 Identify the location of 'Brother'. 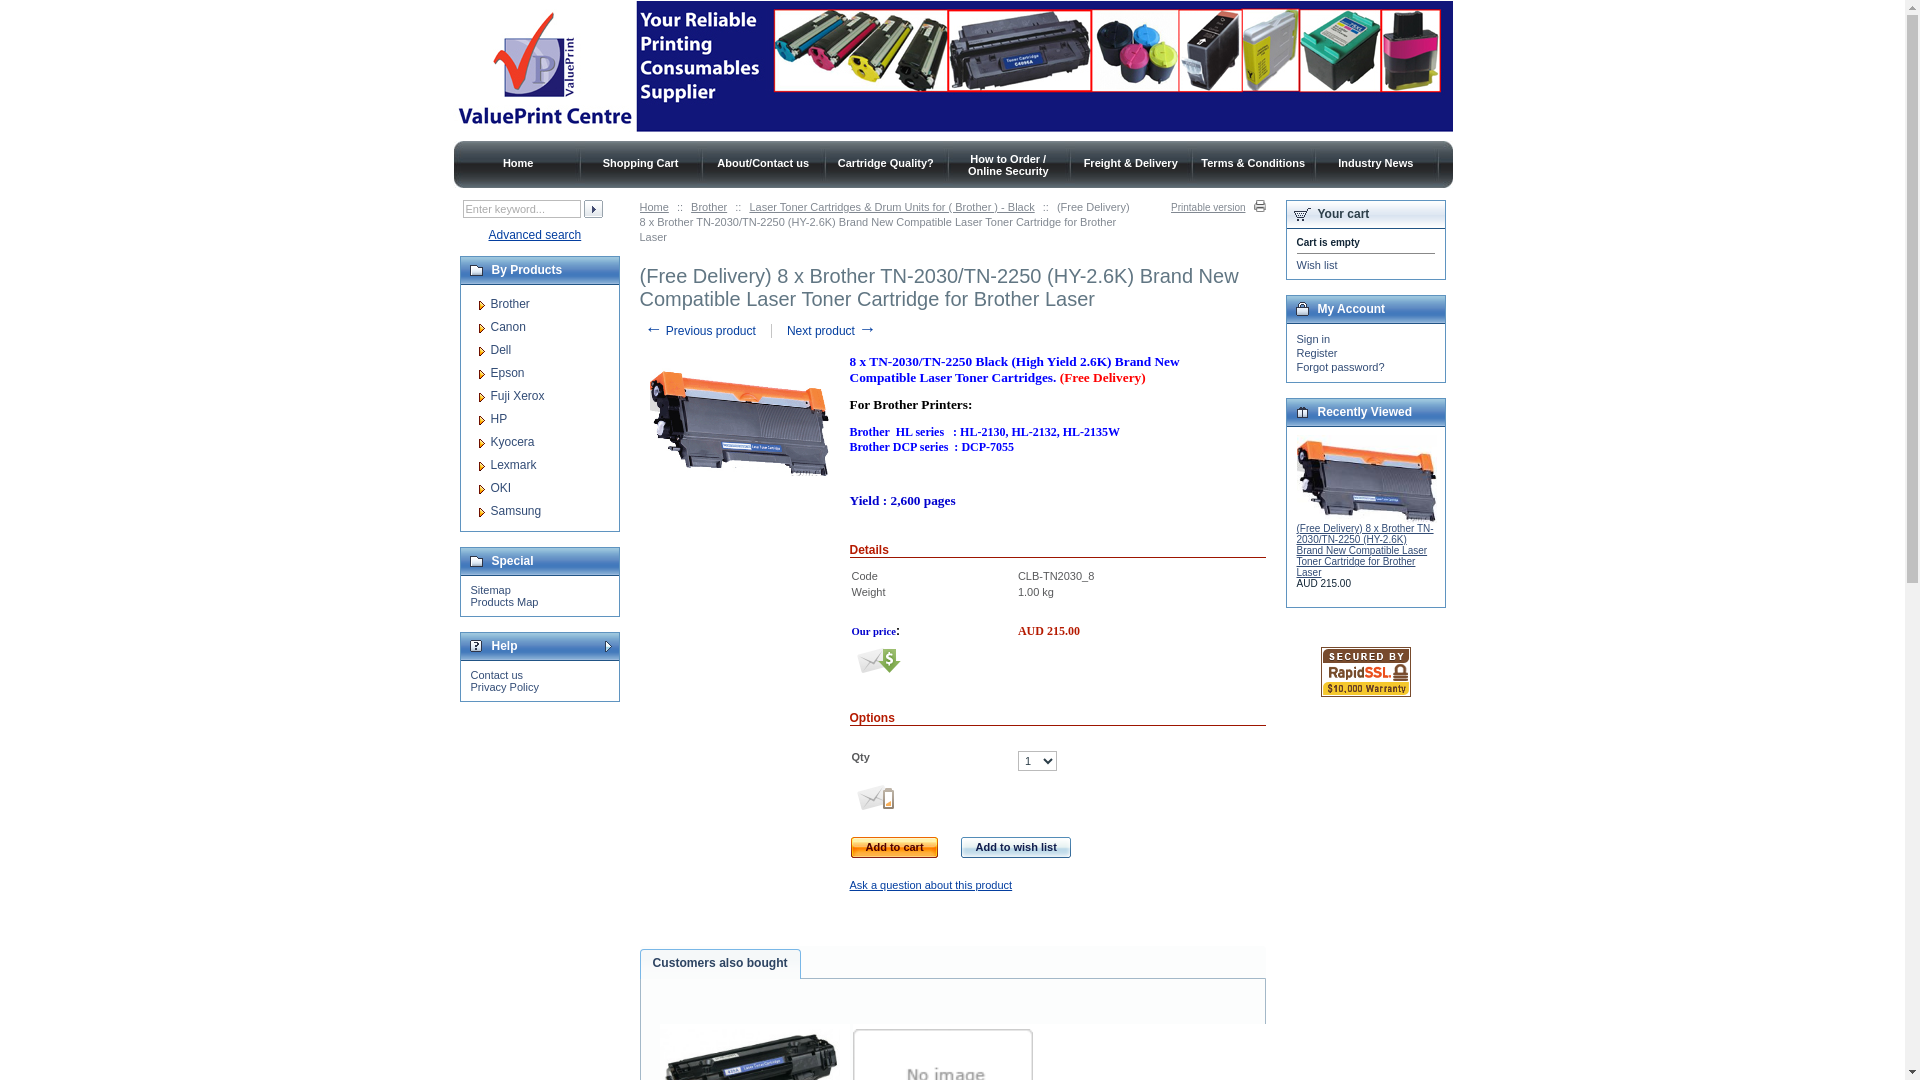
(509, 304).